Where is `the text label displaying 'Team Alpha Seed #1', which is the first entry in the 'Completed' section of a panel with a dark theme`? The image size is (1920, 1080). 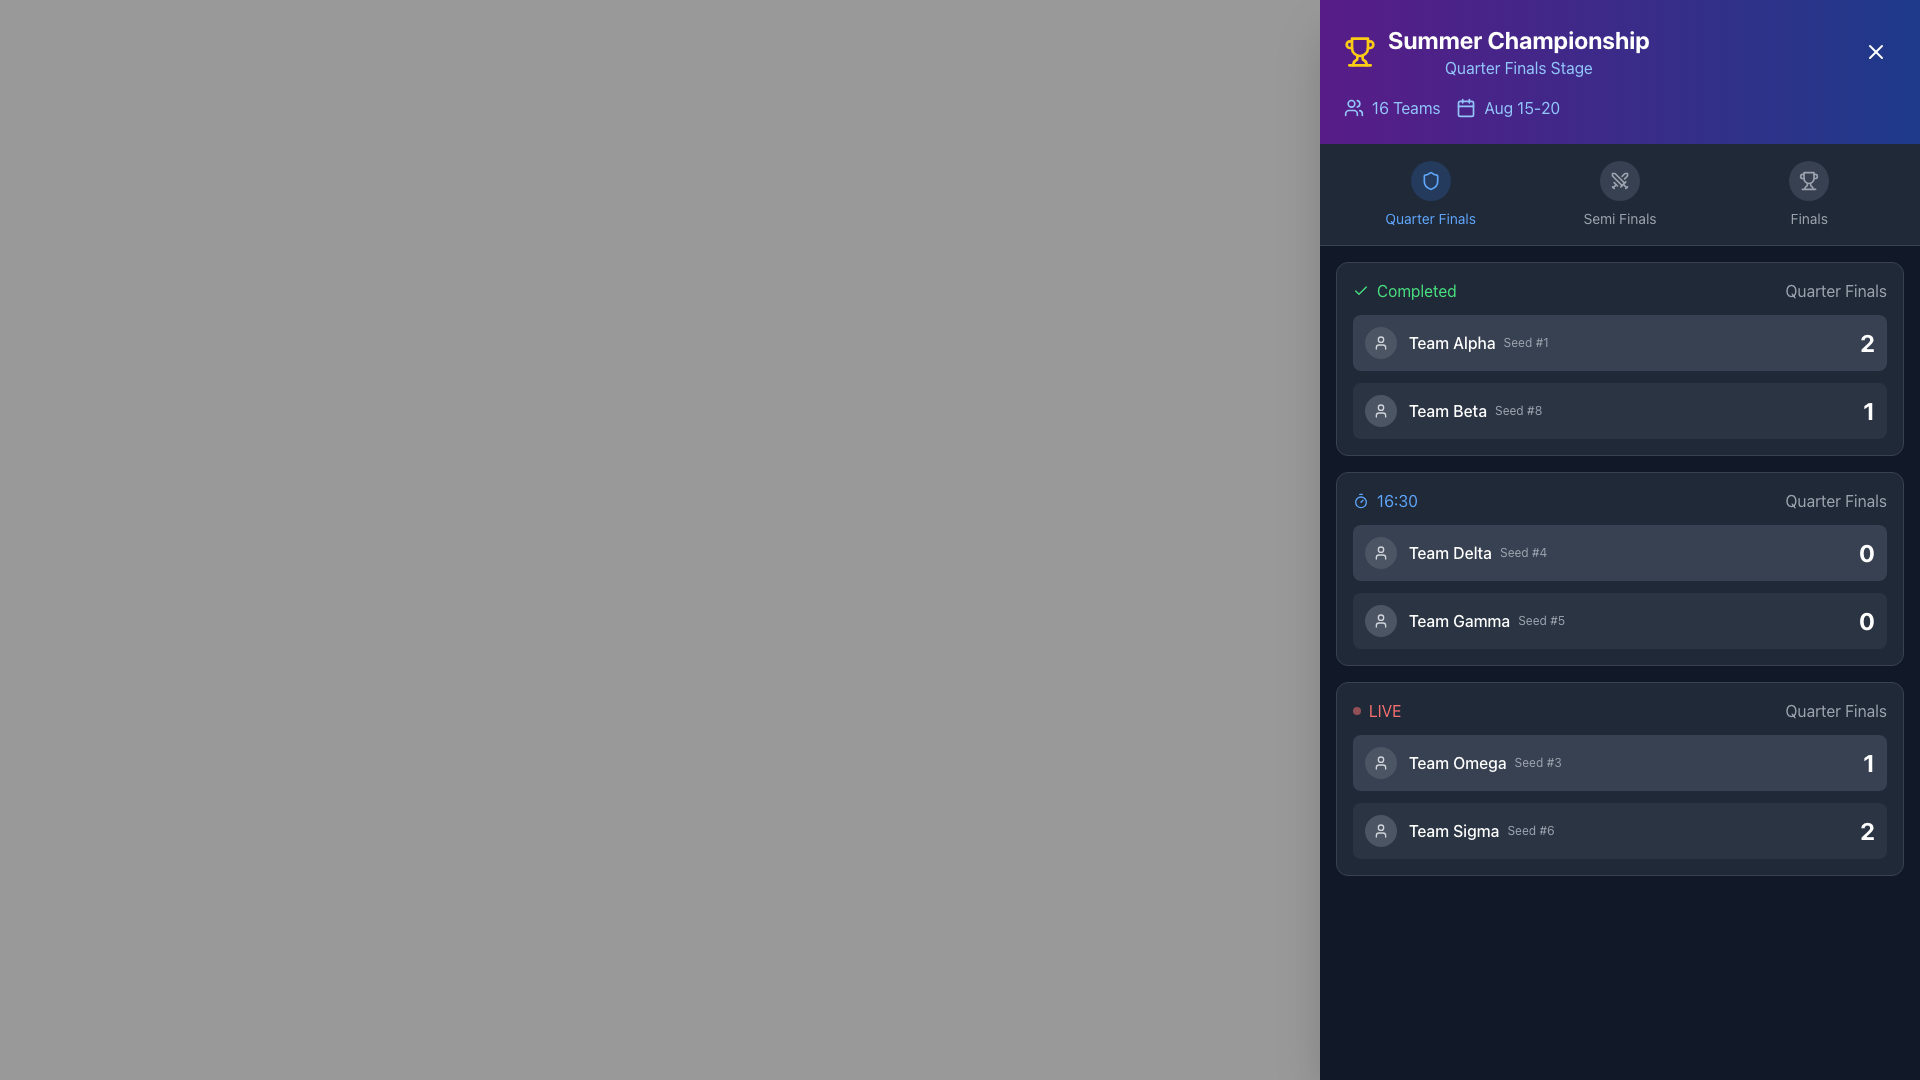
the text label displaying 'Team Alpha Seed #1', which is the first entry in the 'Completed' section of a panel with a dark theme is located at coordinates (1478, 342).